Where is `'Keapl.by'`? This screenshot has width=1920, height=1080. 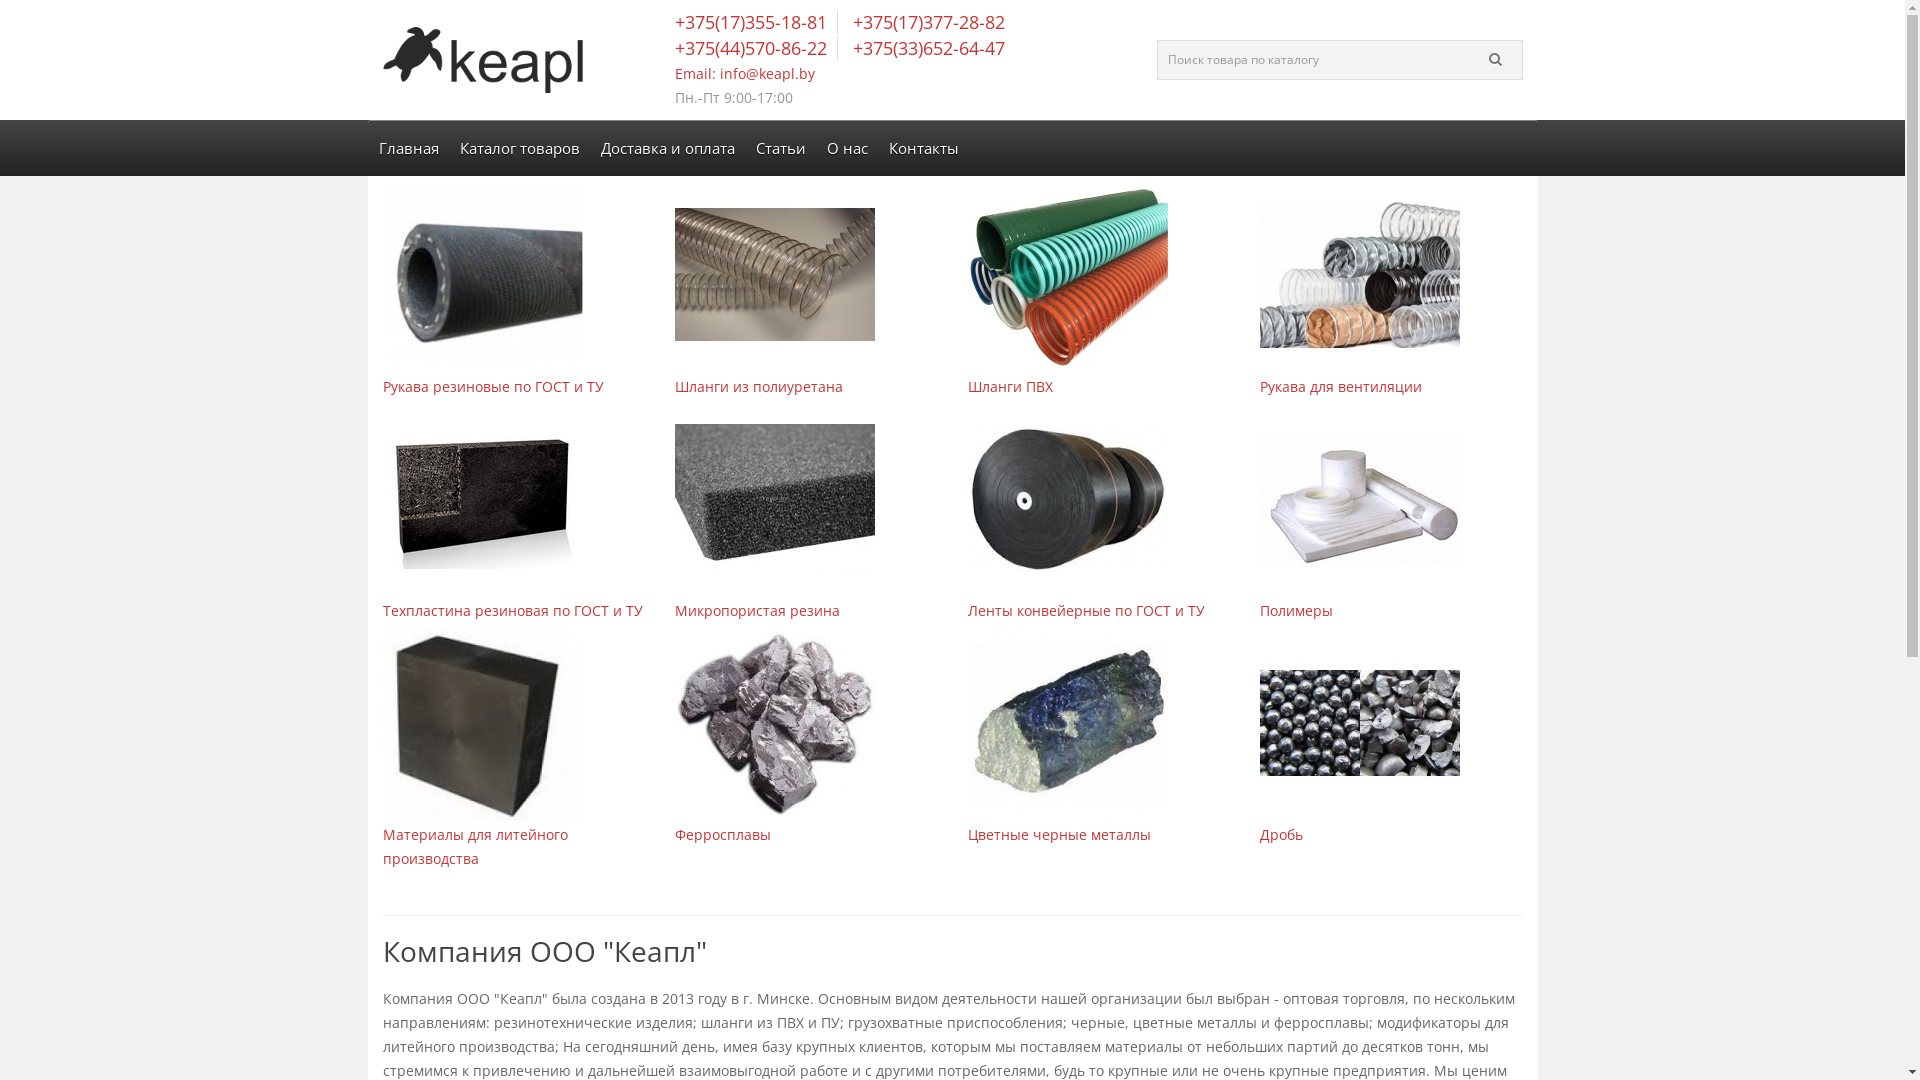 'Keapl.by' is located at coordinates (481, 59).